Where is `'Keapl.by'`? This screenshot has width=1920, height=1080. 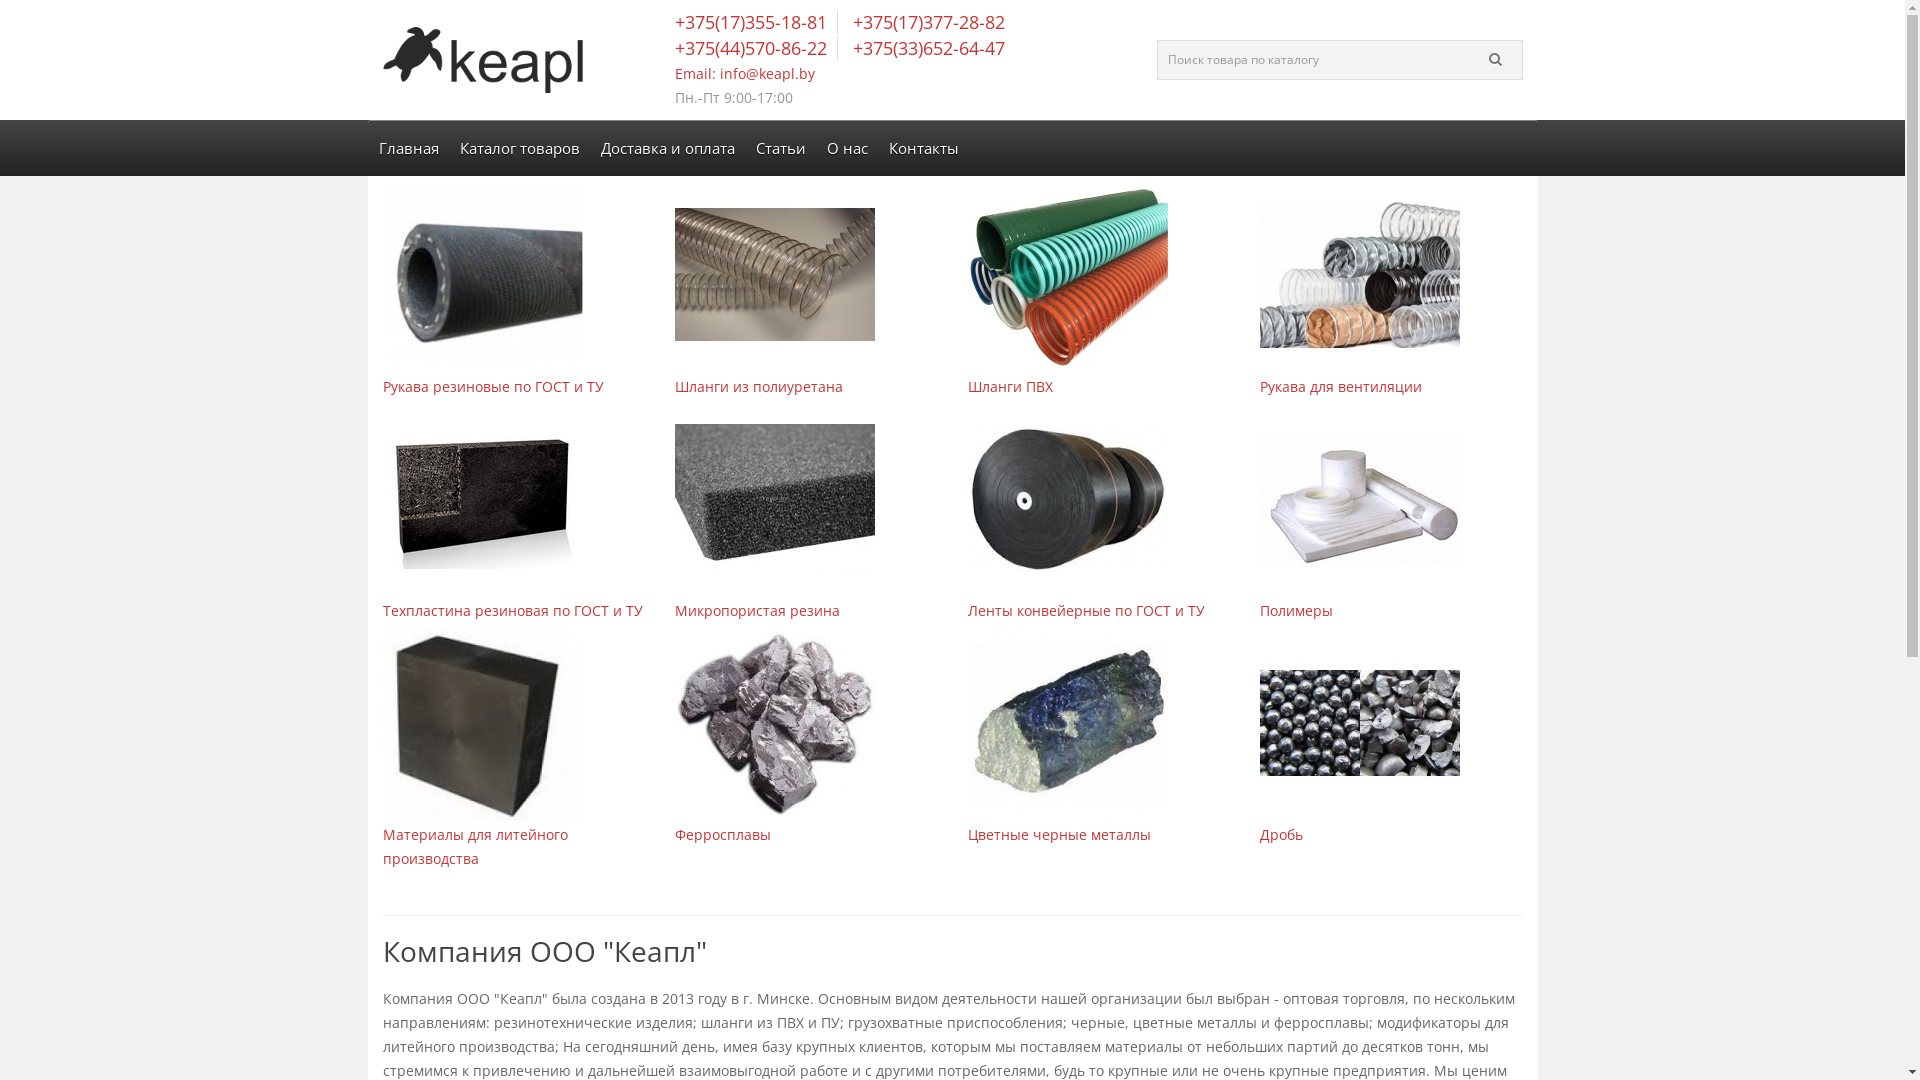 'Keapl.by' is located at coordinates (481, 59).